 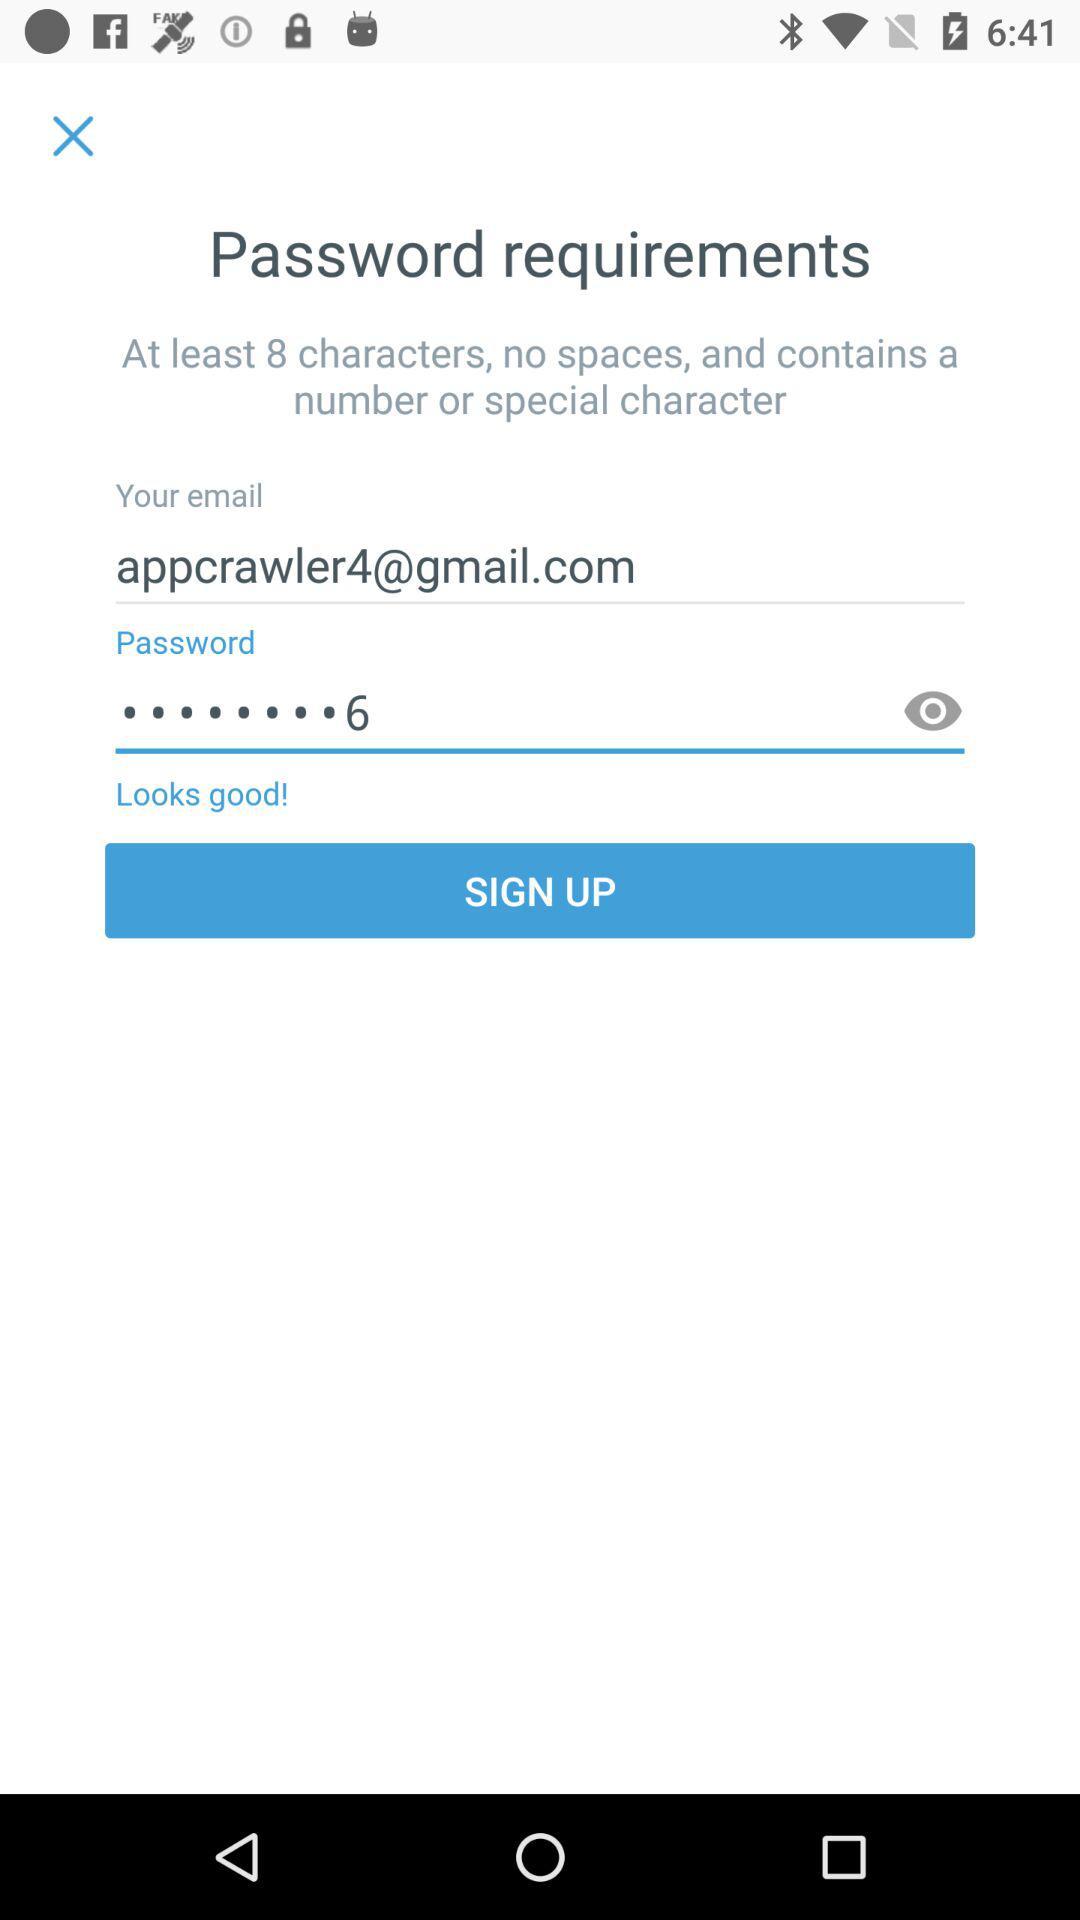 I want to click on item above at least 8 item, so click(x=72, y=135).